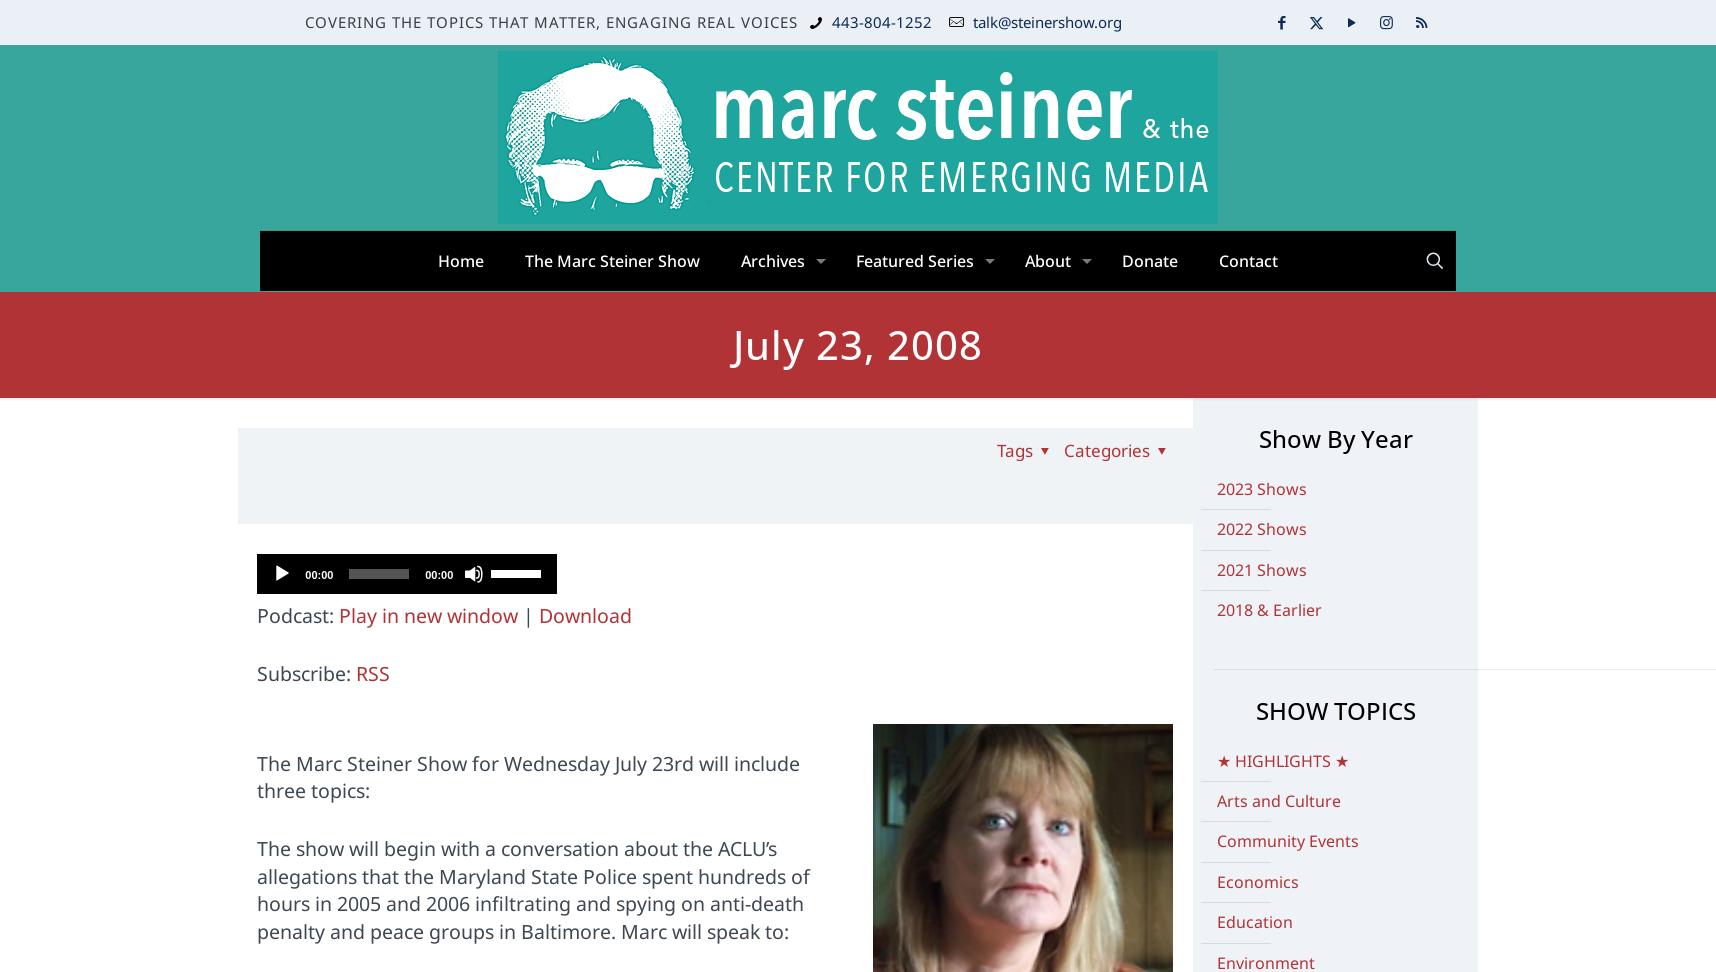 The height and width of the screenshot is (972, 1716). I want to click on '443-804-1252', so click(881, 21).